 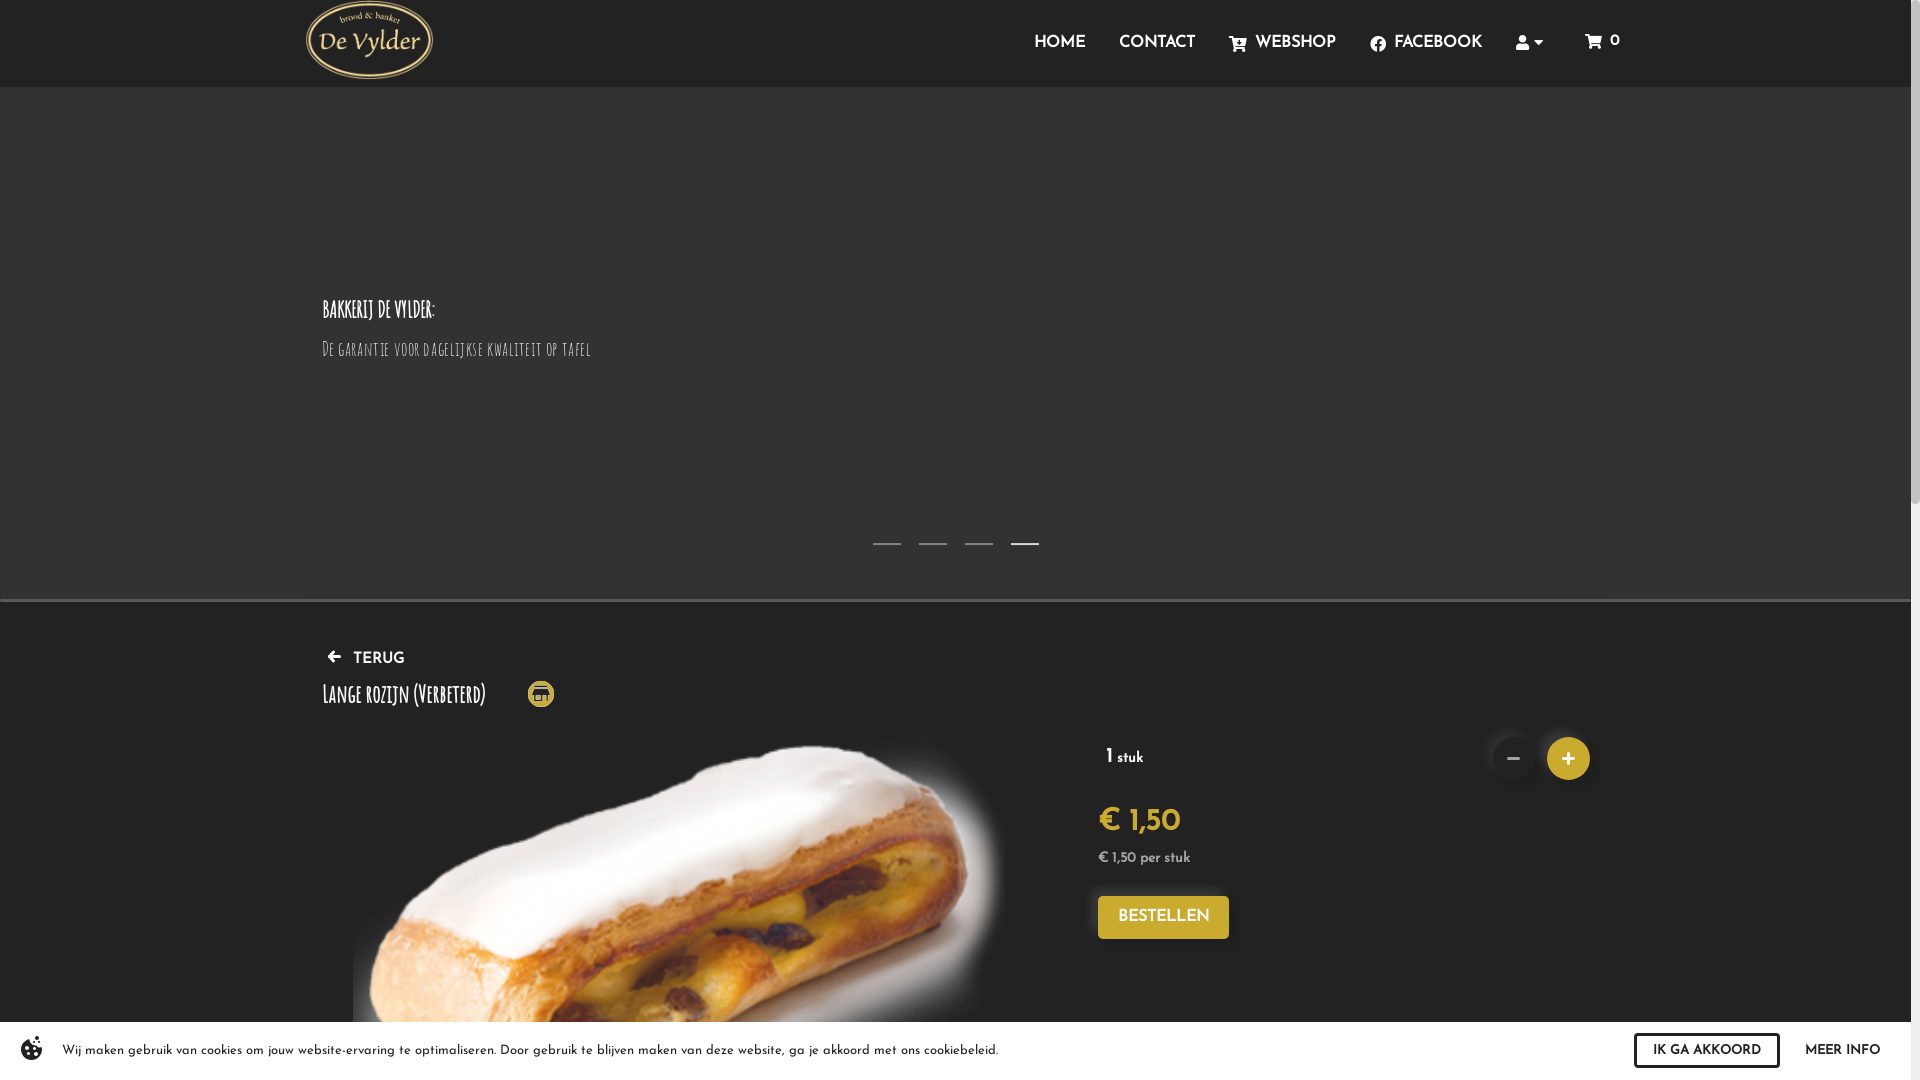 I want to click on 'MORE INFO', so click(x=1849, y=1049).